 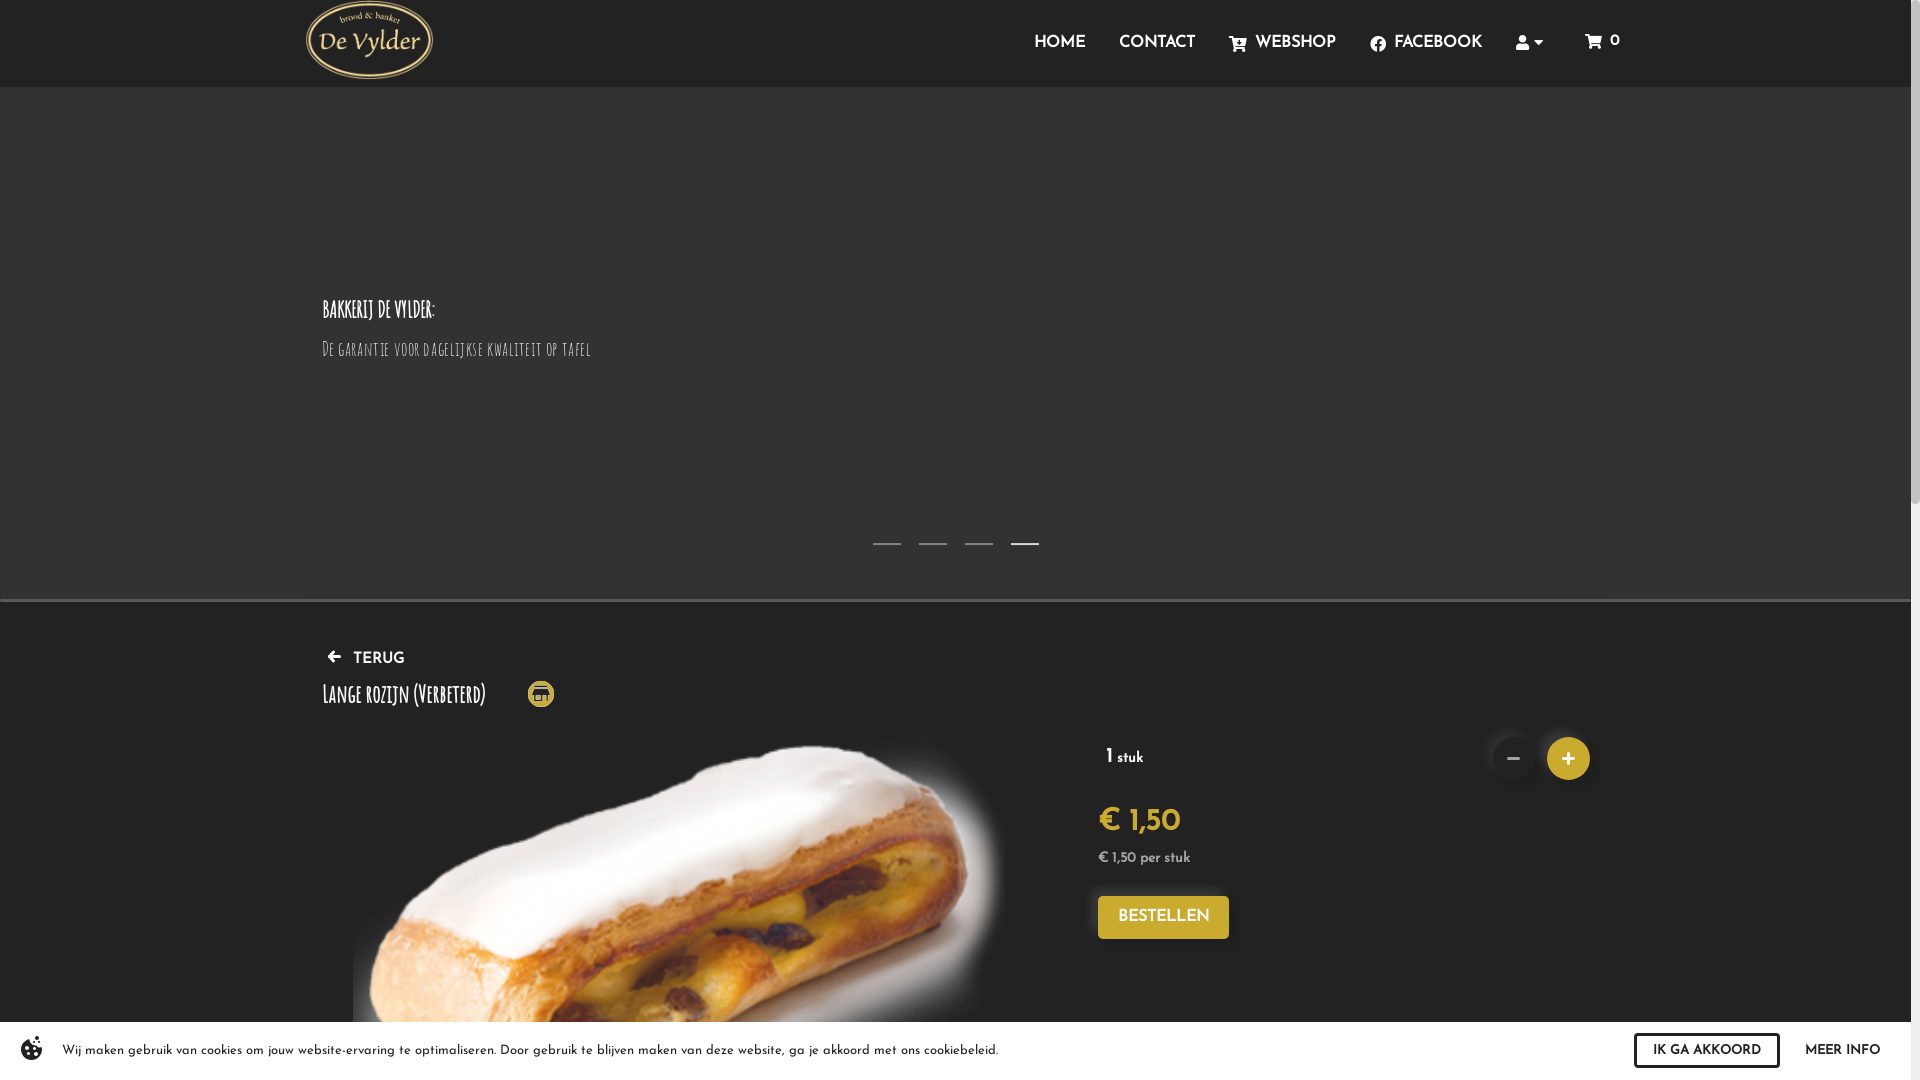 I want to click on 'MORE INFO', so click(x=1849, y=1049).